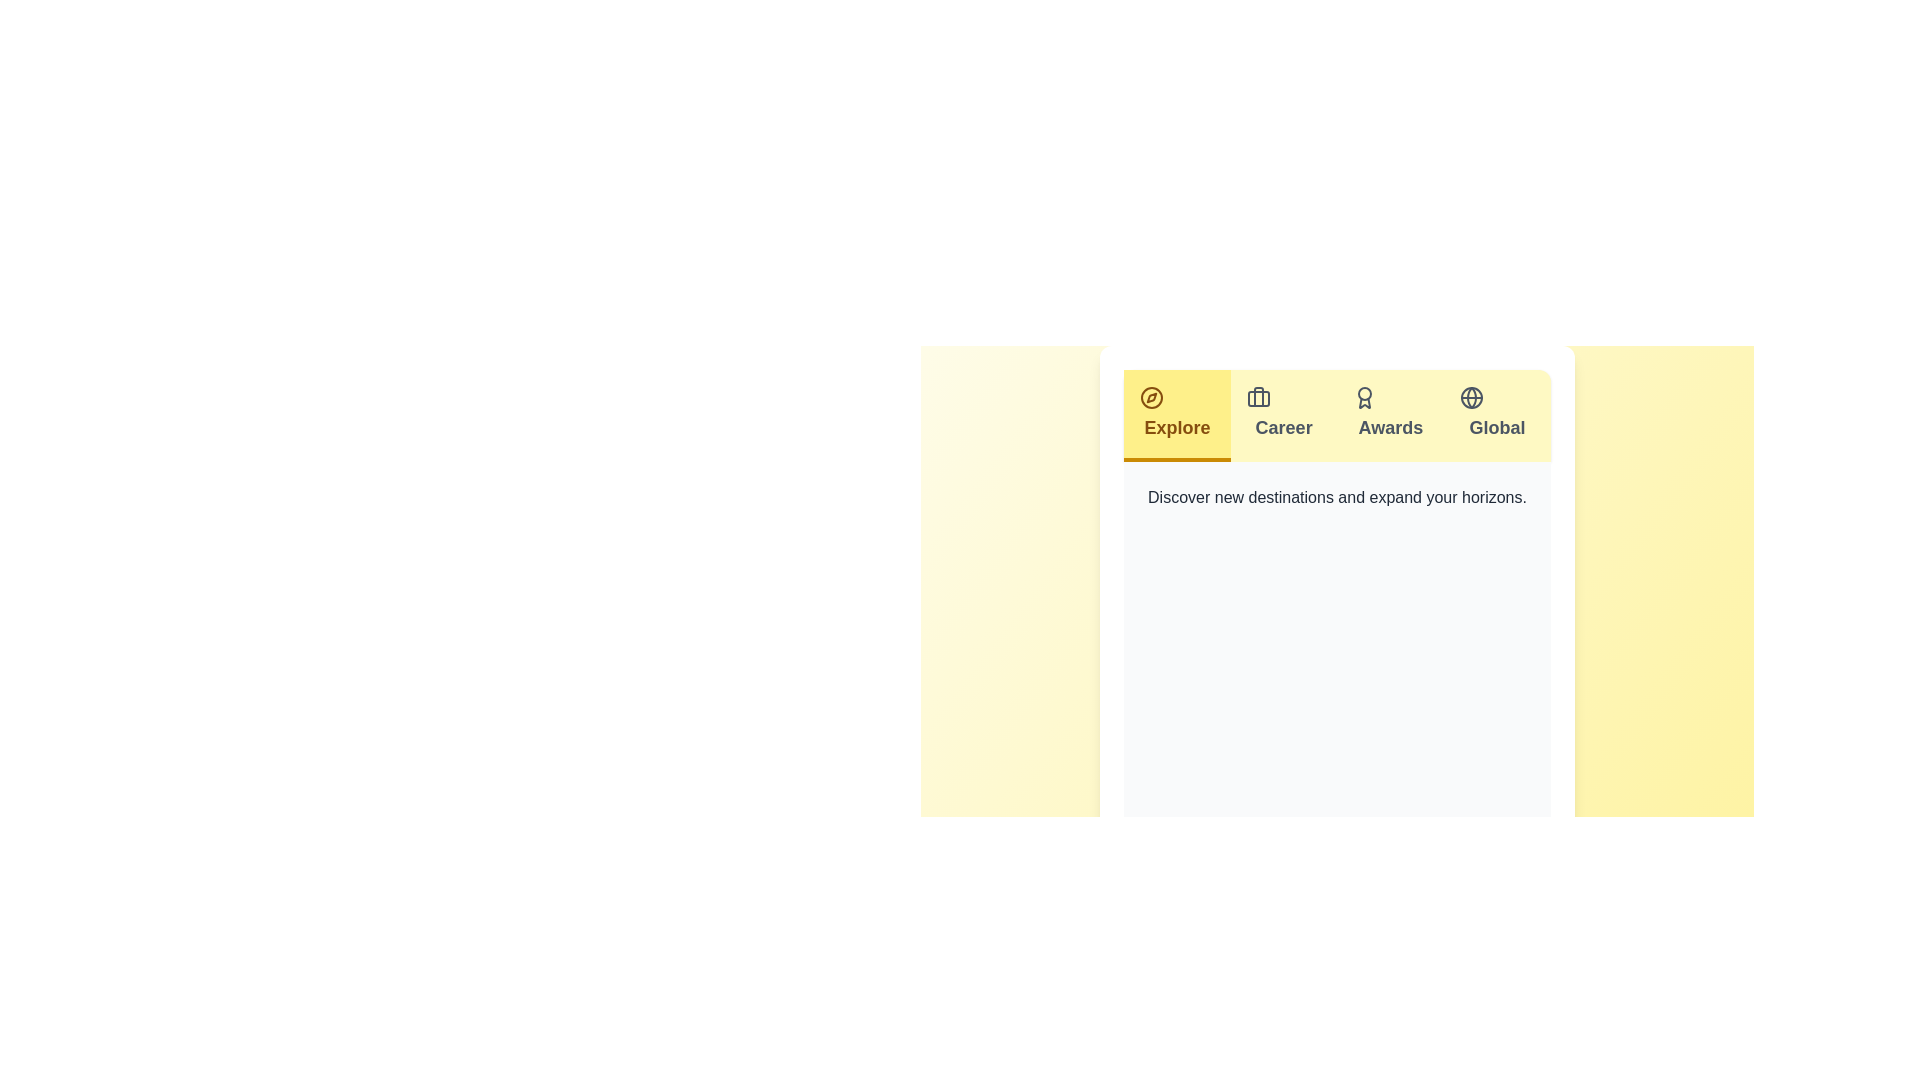  Describe the element at coordinates (1389, 415) in the screenshot. I see `the tab labeled Awards to view its content` at that location.